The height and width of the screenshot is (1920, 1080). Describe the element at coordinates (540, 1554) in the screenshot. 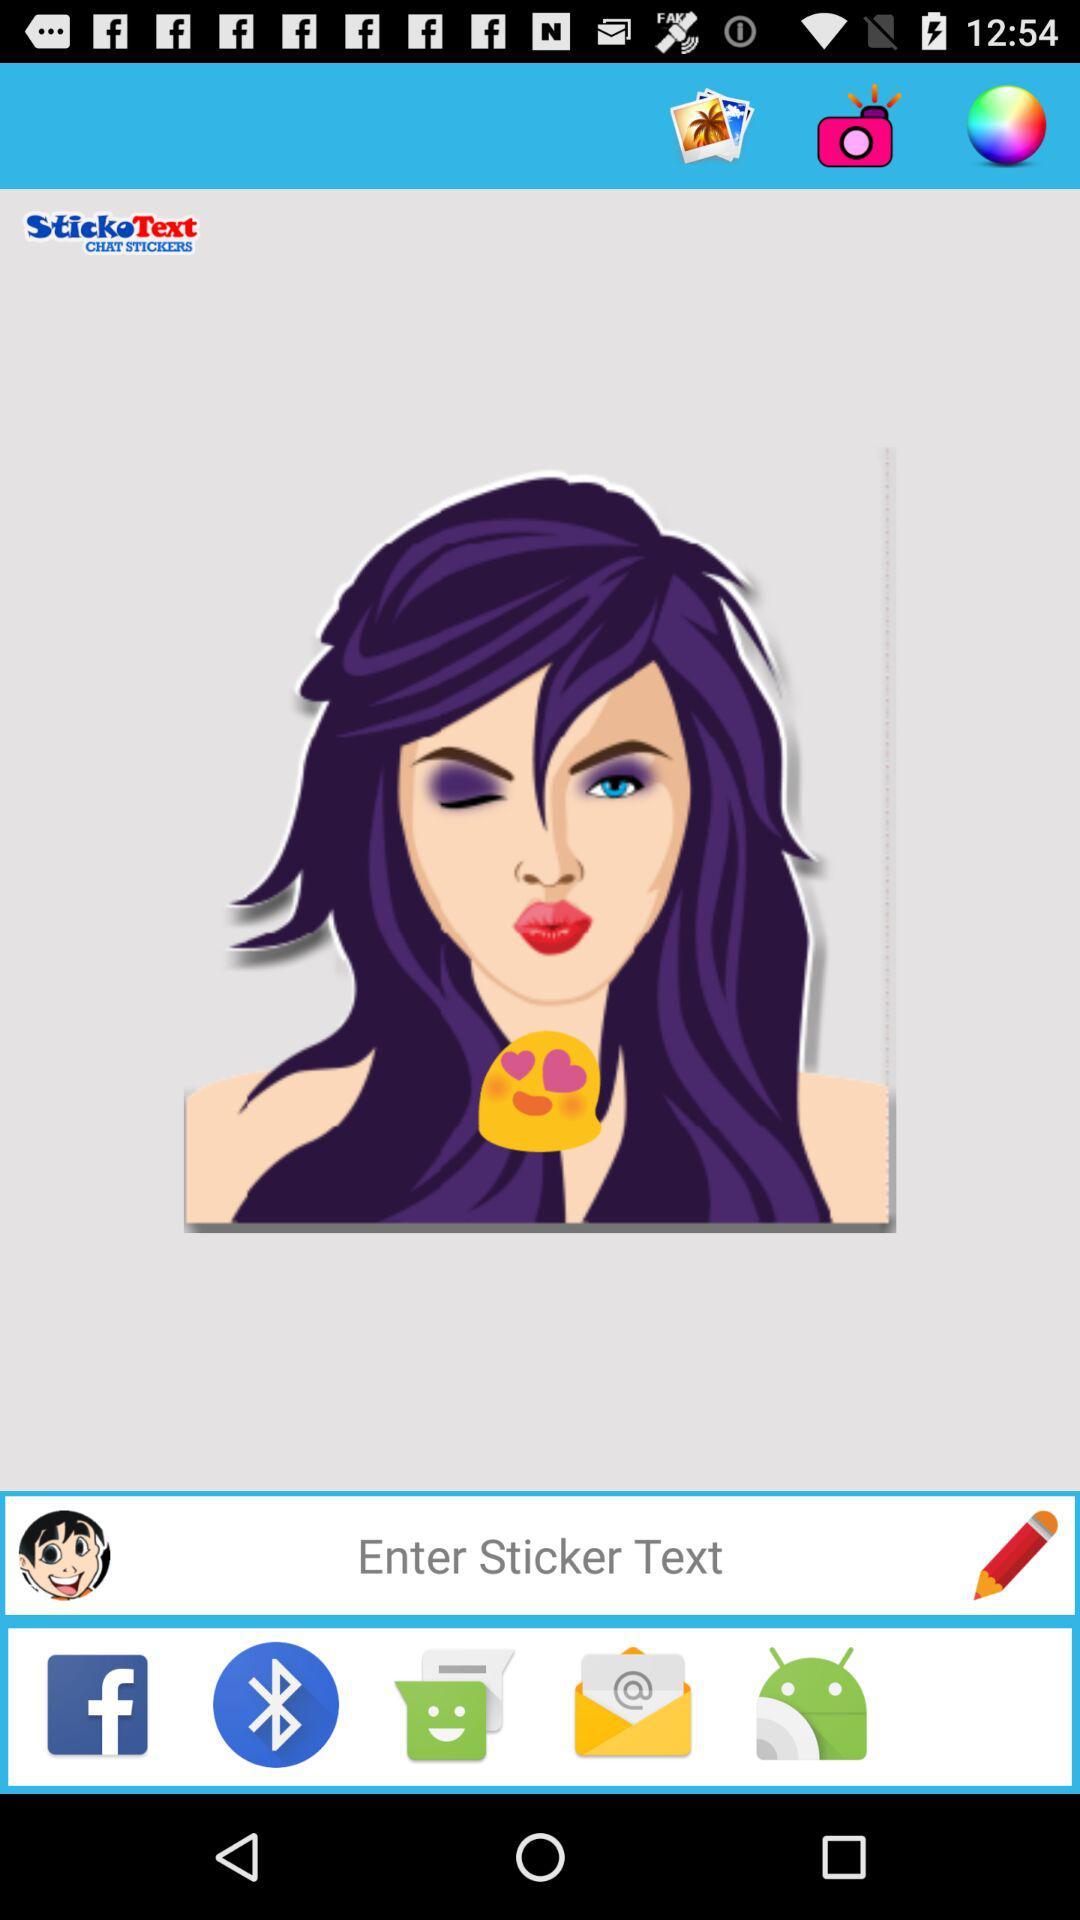

I see `the enter sticker text text field` at that location.